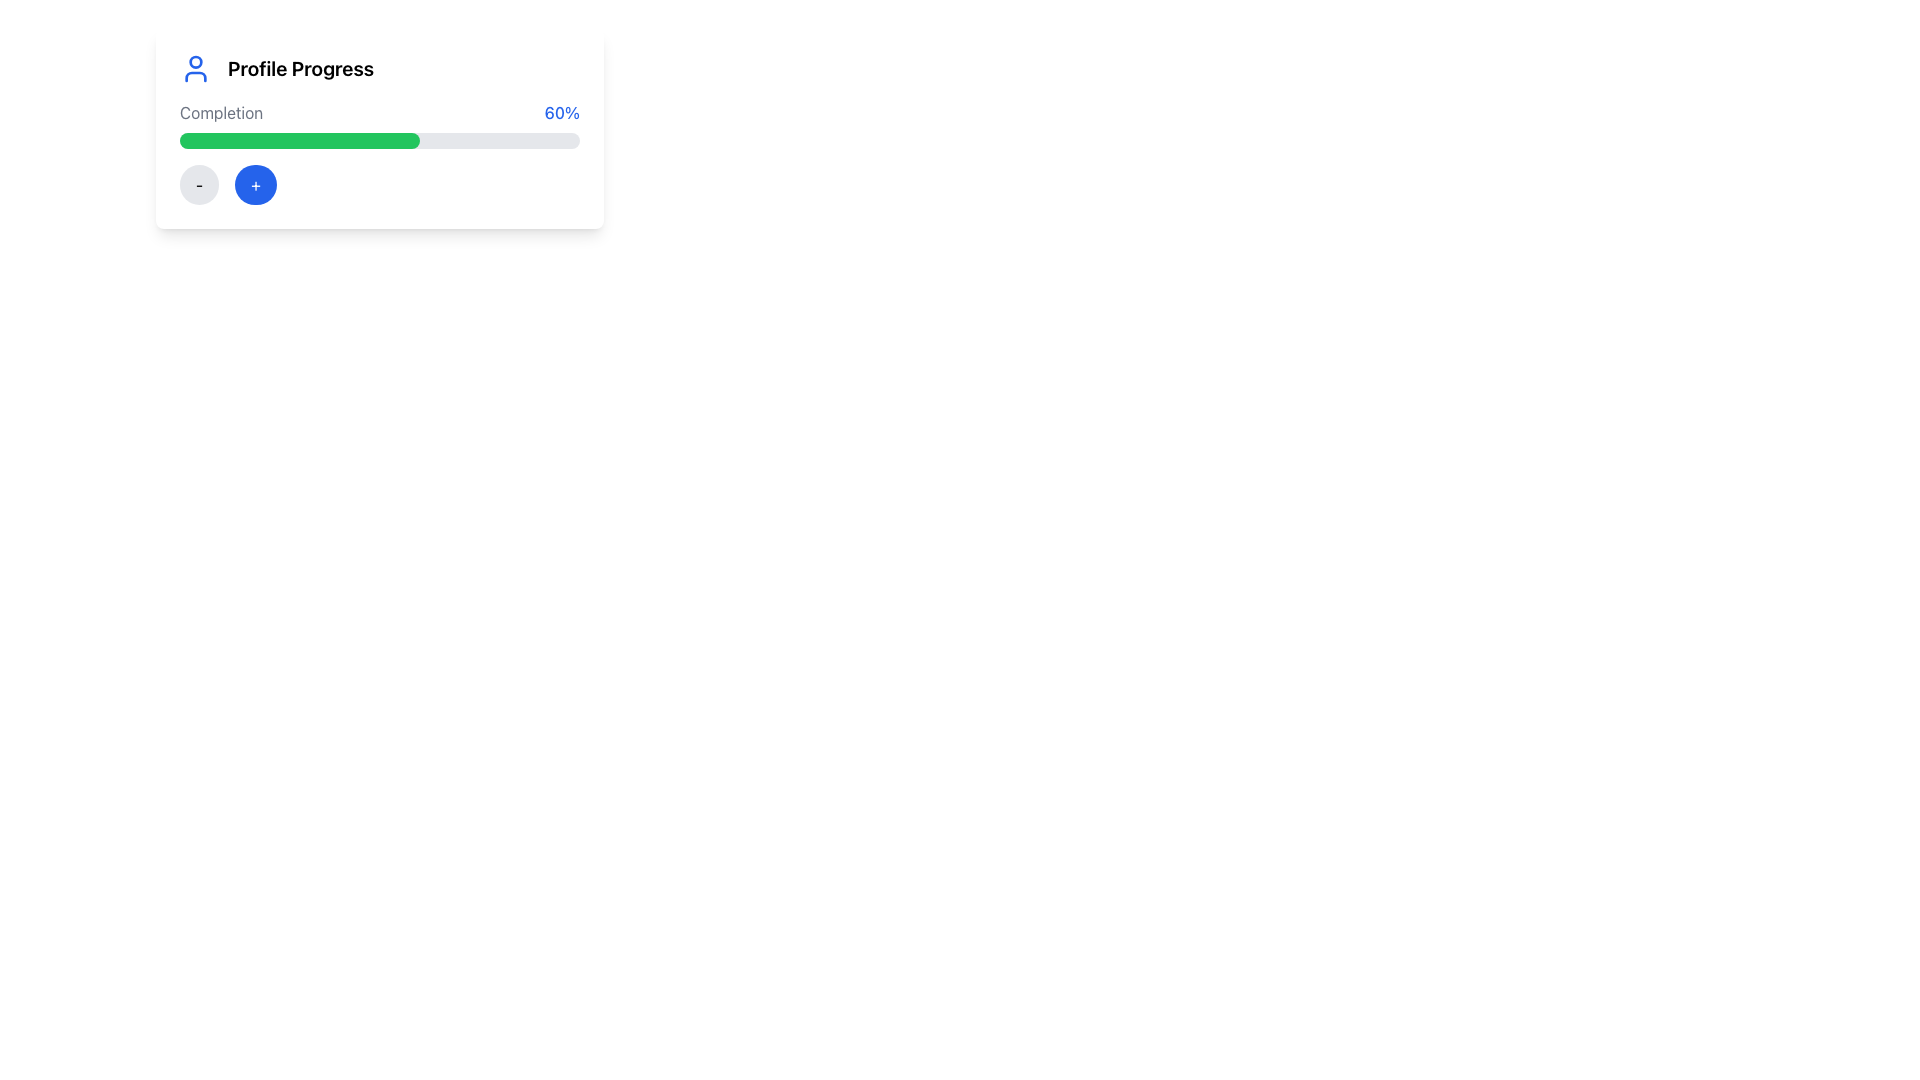  What do you see at coordinates (221, 112) in the screenshot?
I see `the Text Label that describes the associated progress percentage displayed beside it, which is located to the left of '60%' and above a horizontal progress bar` at bounding box center [221, 112].